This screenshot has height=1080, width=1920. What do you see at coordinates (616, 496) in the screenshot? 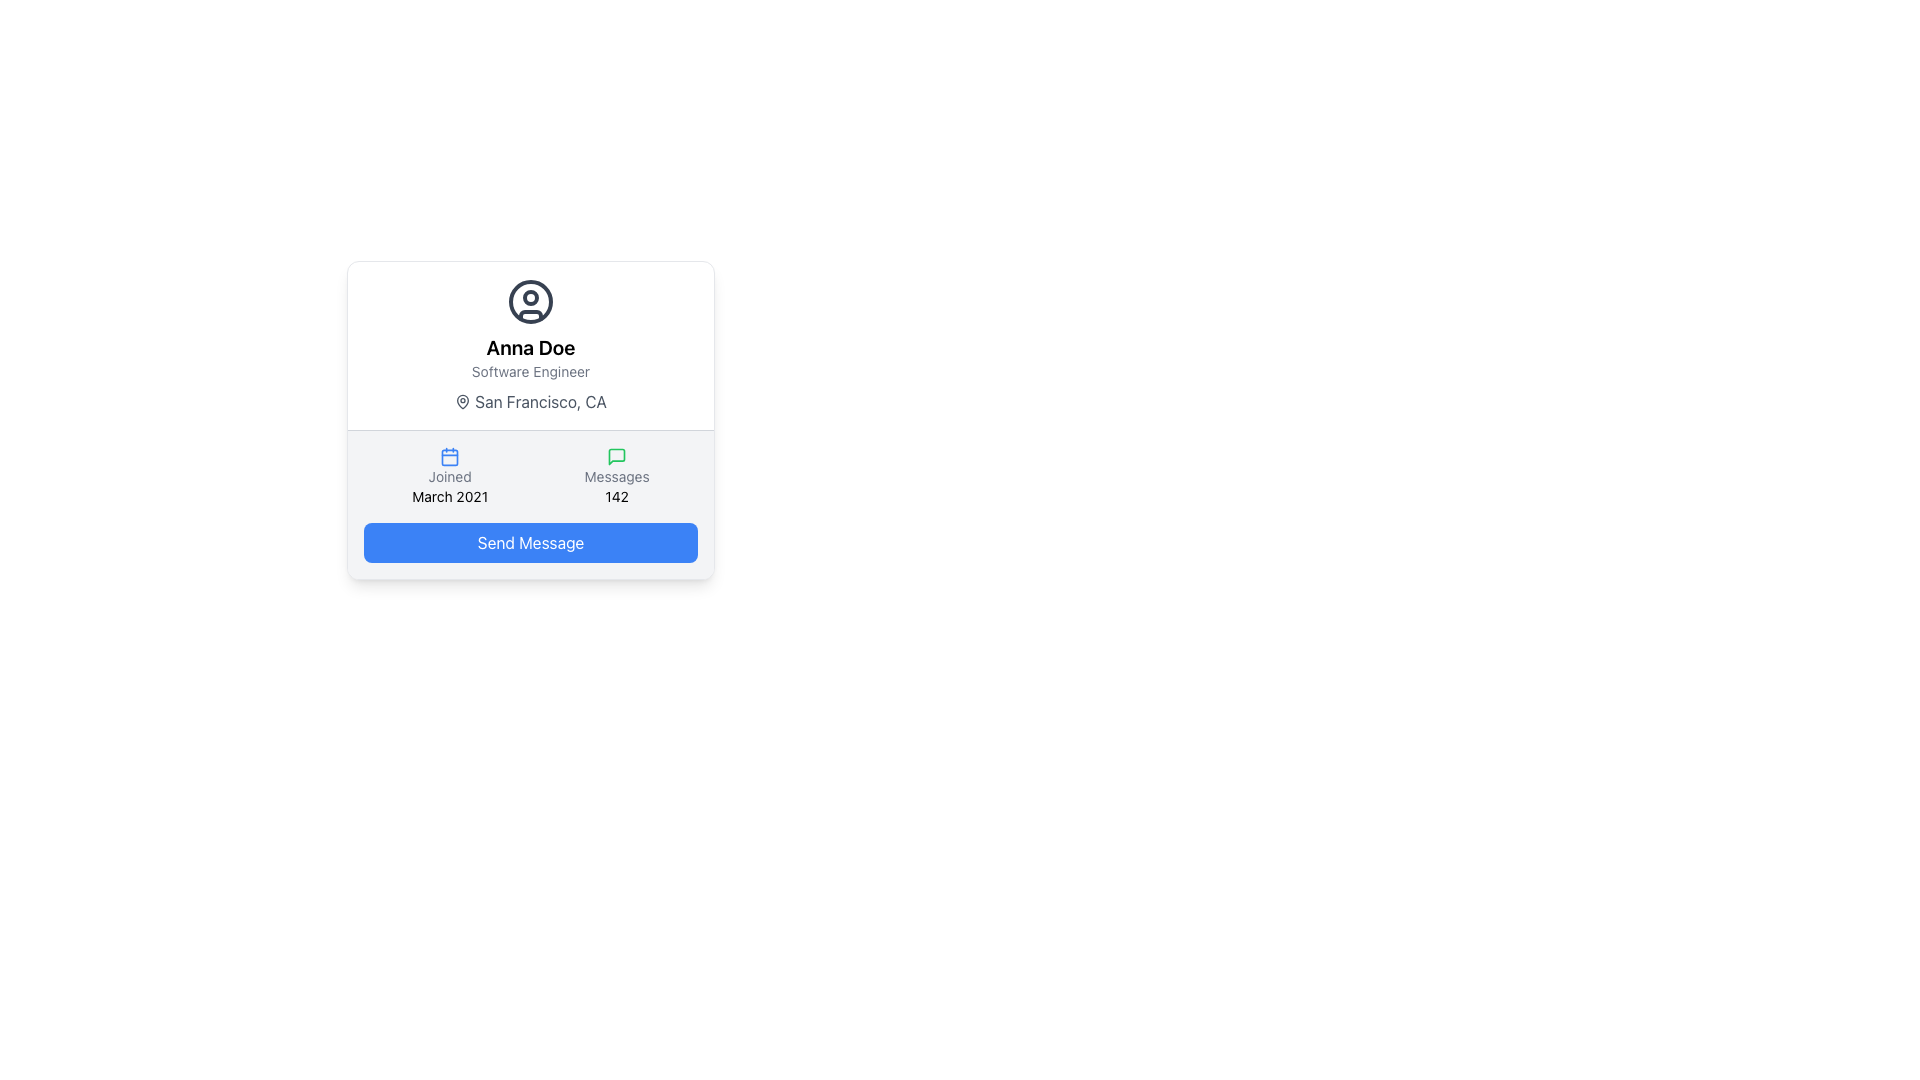
I see `the text label displaying the number of messages associated with the user, located at the bottom right of the user detail card, to the right of the 'Messages' label and below the chat bubble icon` at bounding box center [616, 496].